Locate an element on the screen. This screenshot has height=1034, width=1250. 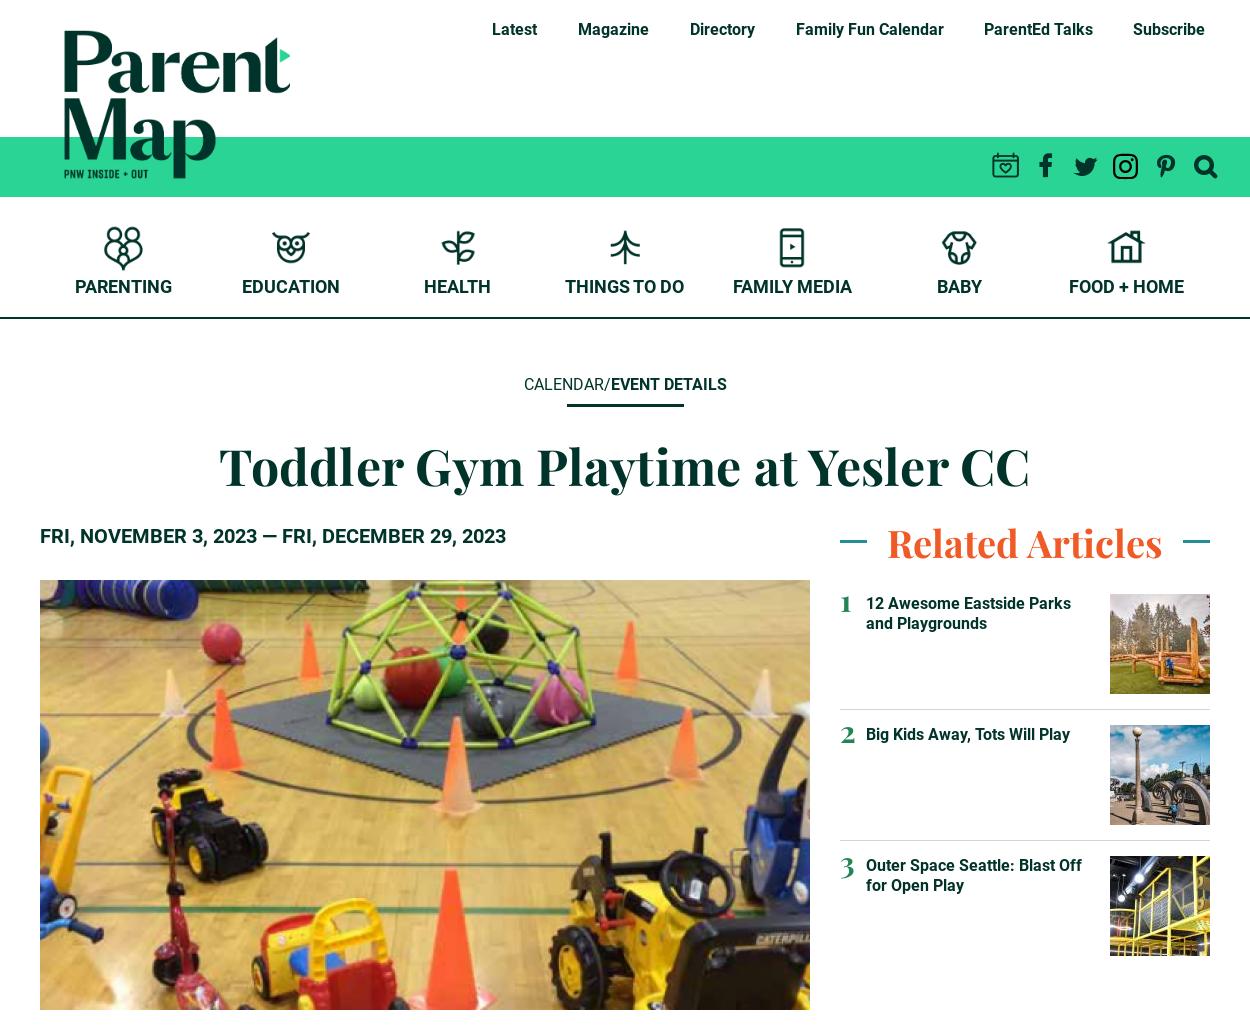
'Fri, December 29, 2023' is located at coordinates (394, 536).